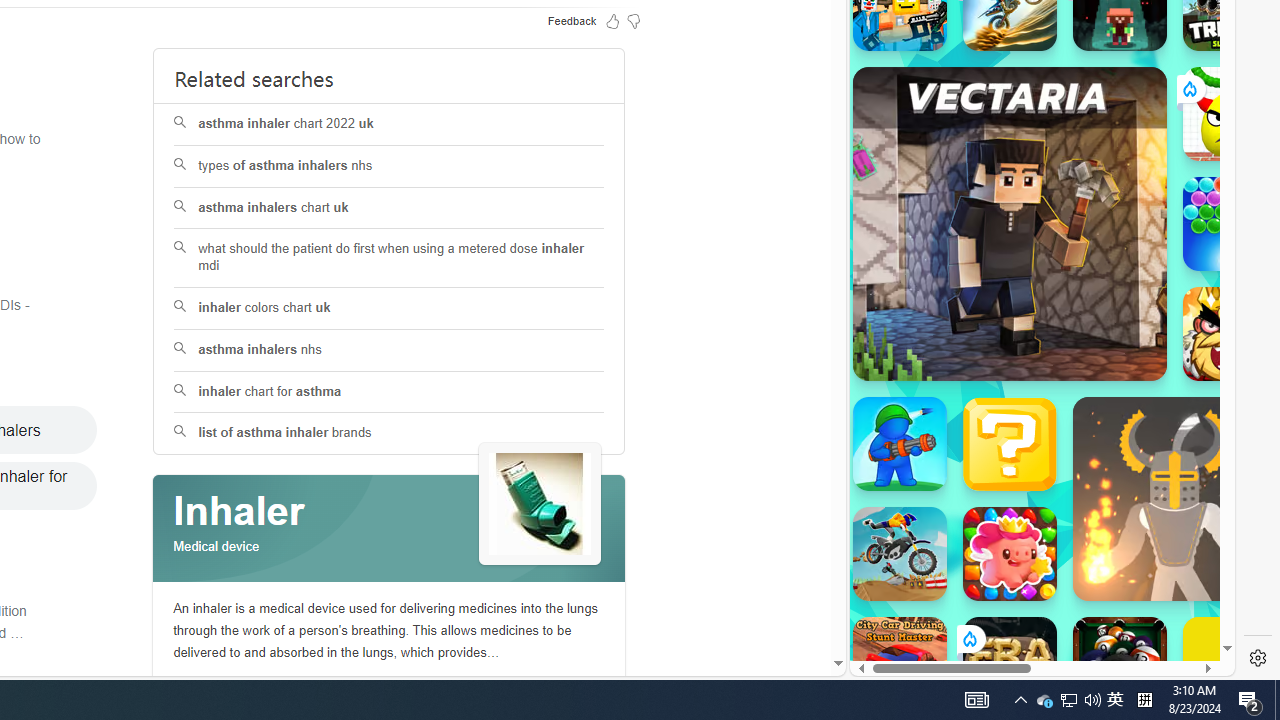 This screenshot has height=720, width=1280. What do you see at coordinates (968, 639) in the screenshot?
I see `'Class: rCs5cyEiqiTpYvt_VBCR'` at bounding box center [968, 639].